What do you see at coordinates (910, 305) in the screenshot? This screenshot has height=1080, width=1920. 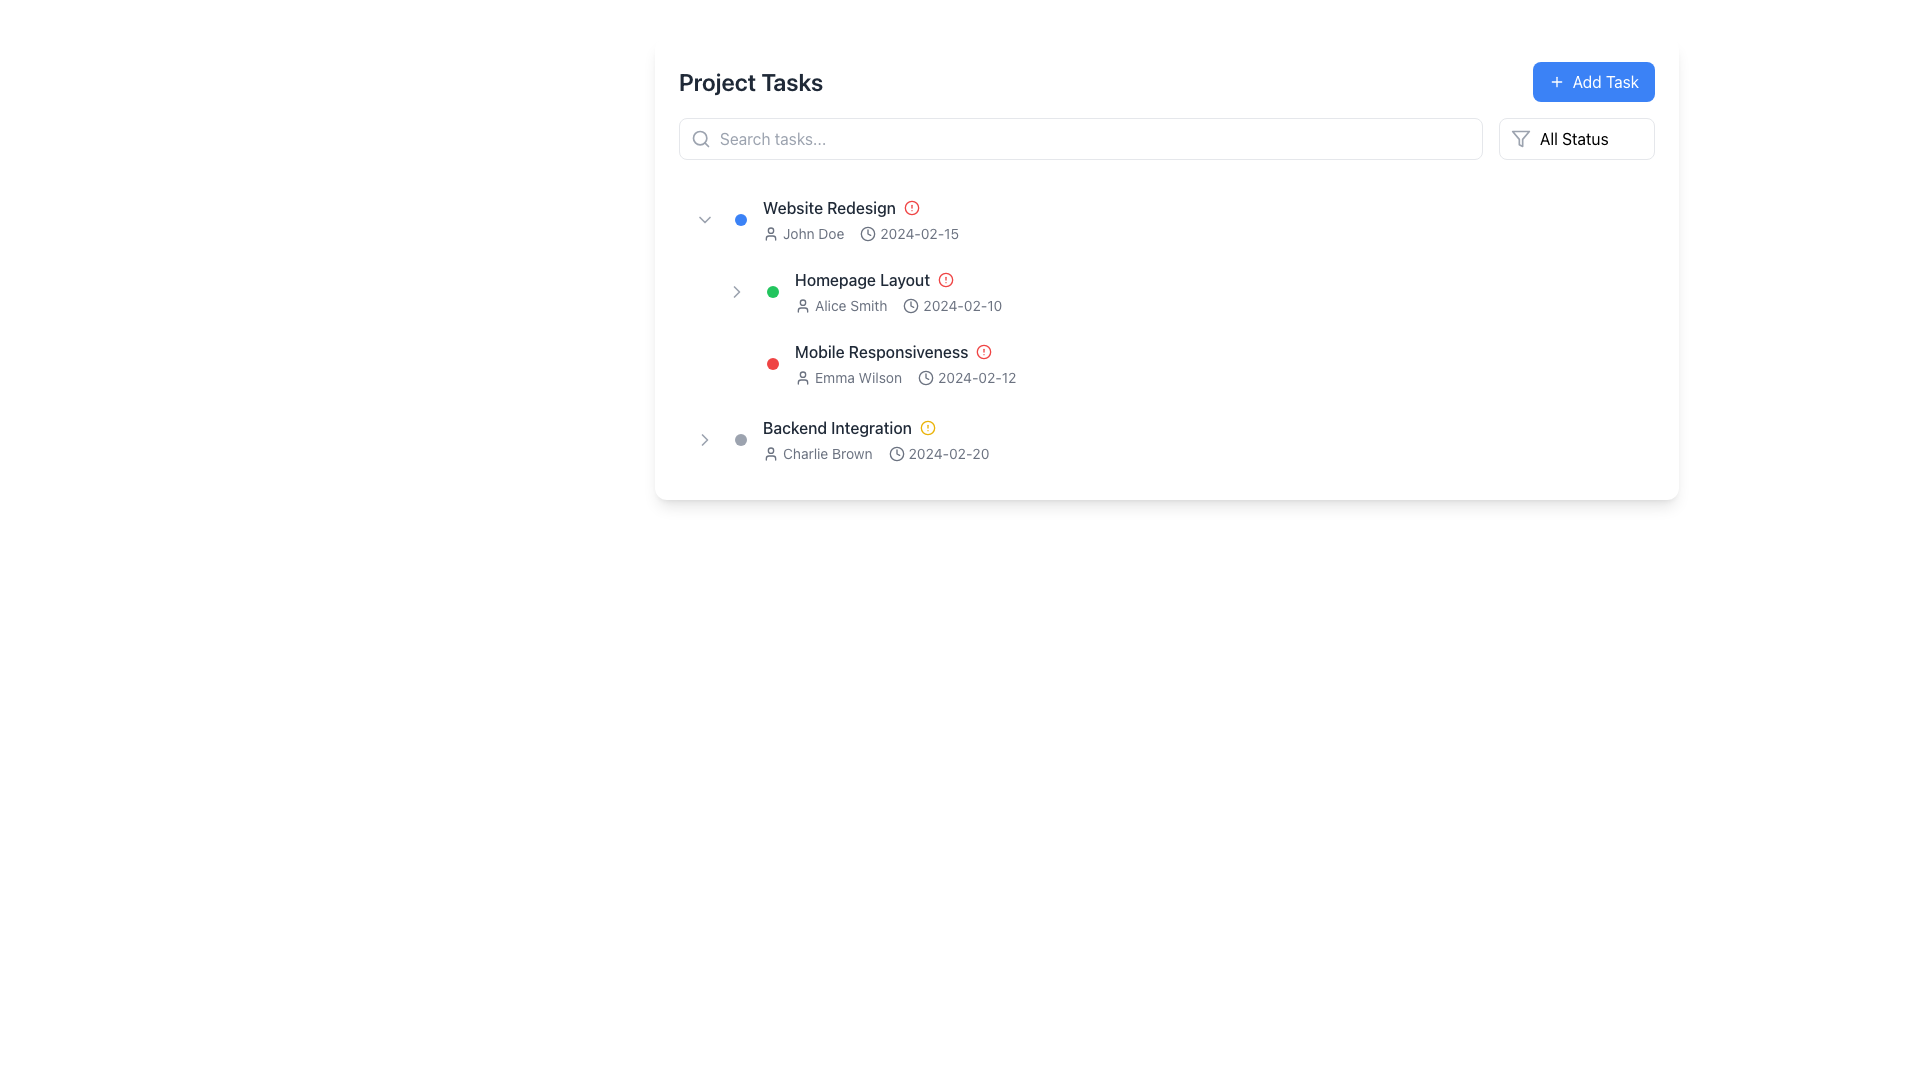 I see `the small clock icon located to the left of the date '2024-02-10' under the task 'Homepage Layout' to get additional information` at bounding box center [910, 305].